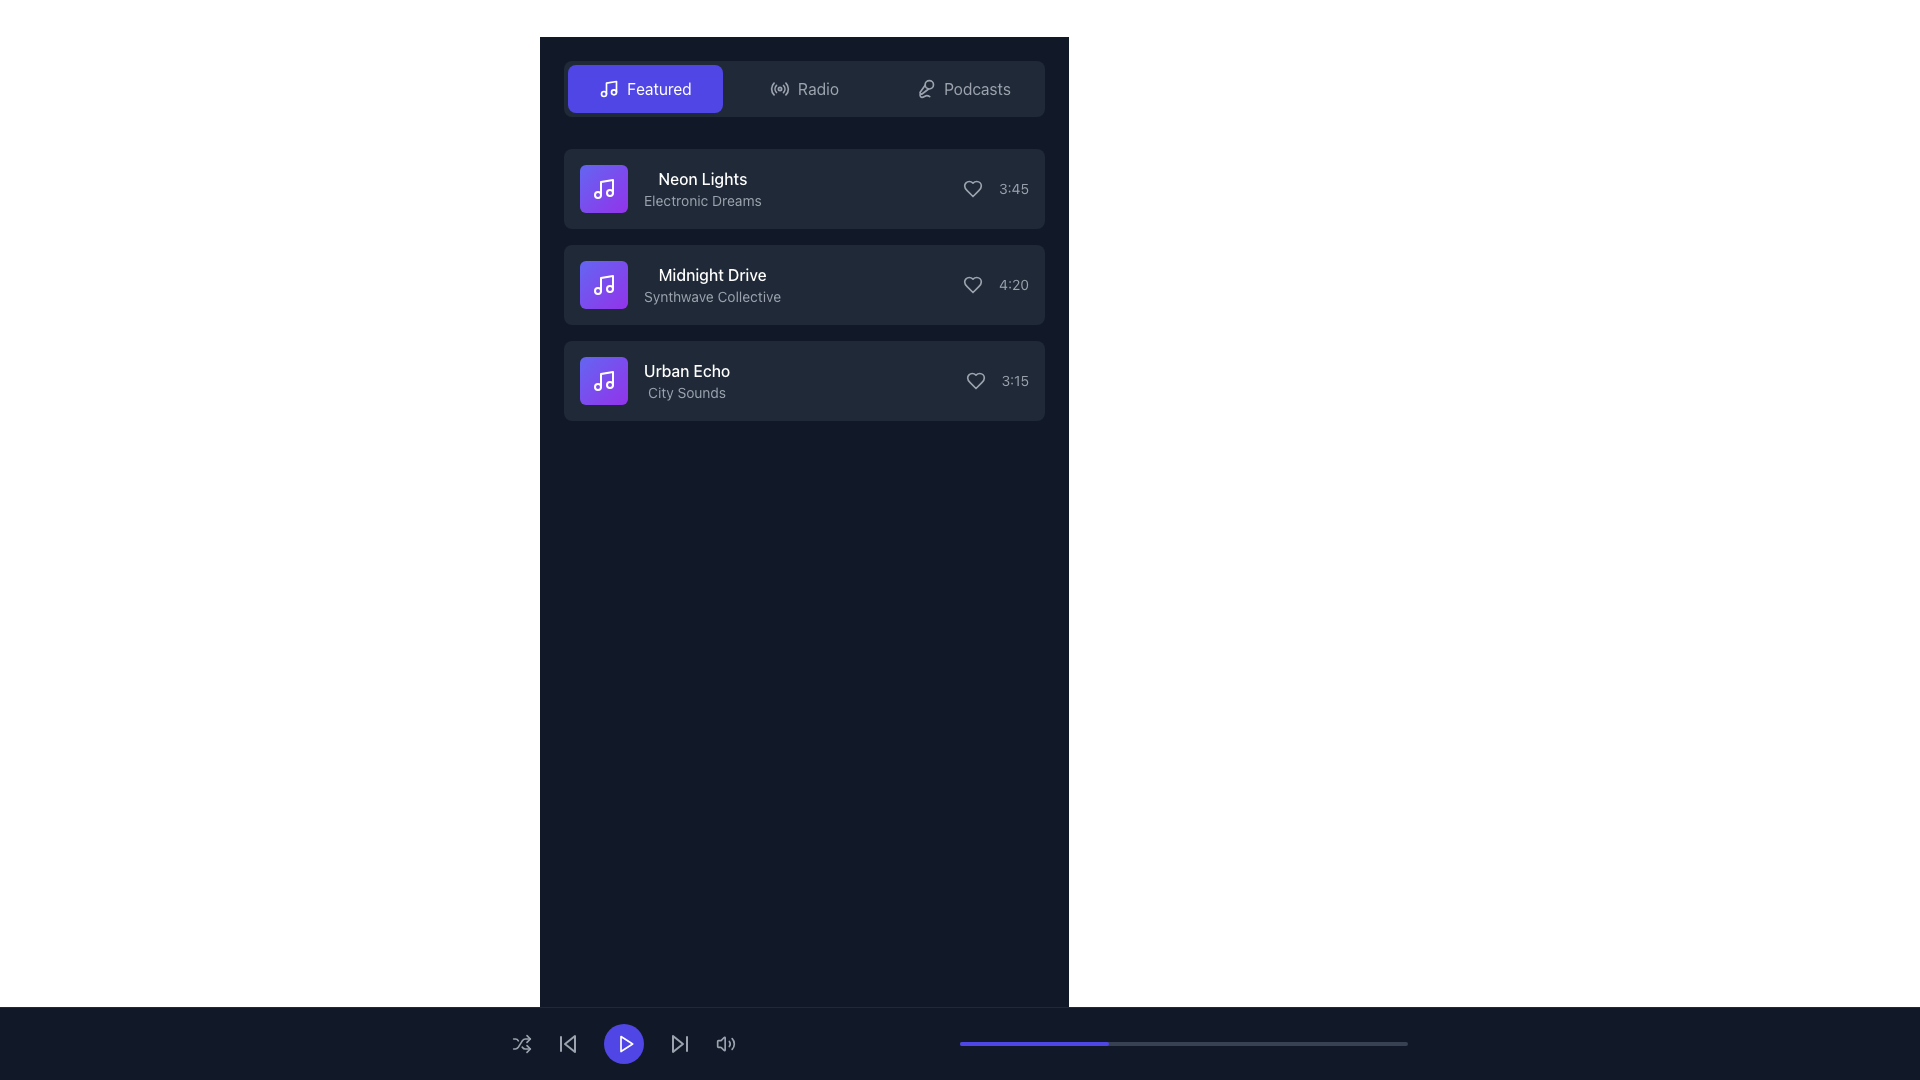  Describe the element at coordinates (712, 285) in the screenshot. I see `the text block displaying information about the music track or playlist, which is the second item in a vertical list located below 'Neon Lights' and above 'Urban Echo'` at that location.